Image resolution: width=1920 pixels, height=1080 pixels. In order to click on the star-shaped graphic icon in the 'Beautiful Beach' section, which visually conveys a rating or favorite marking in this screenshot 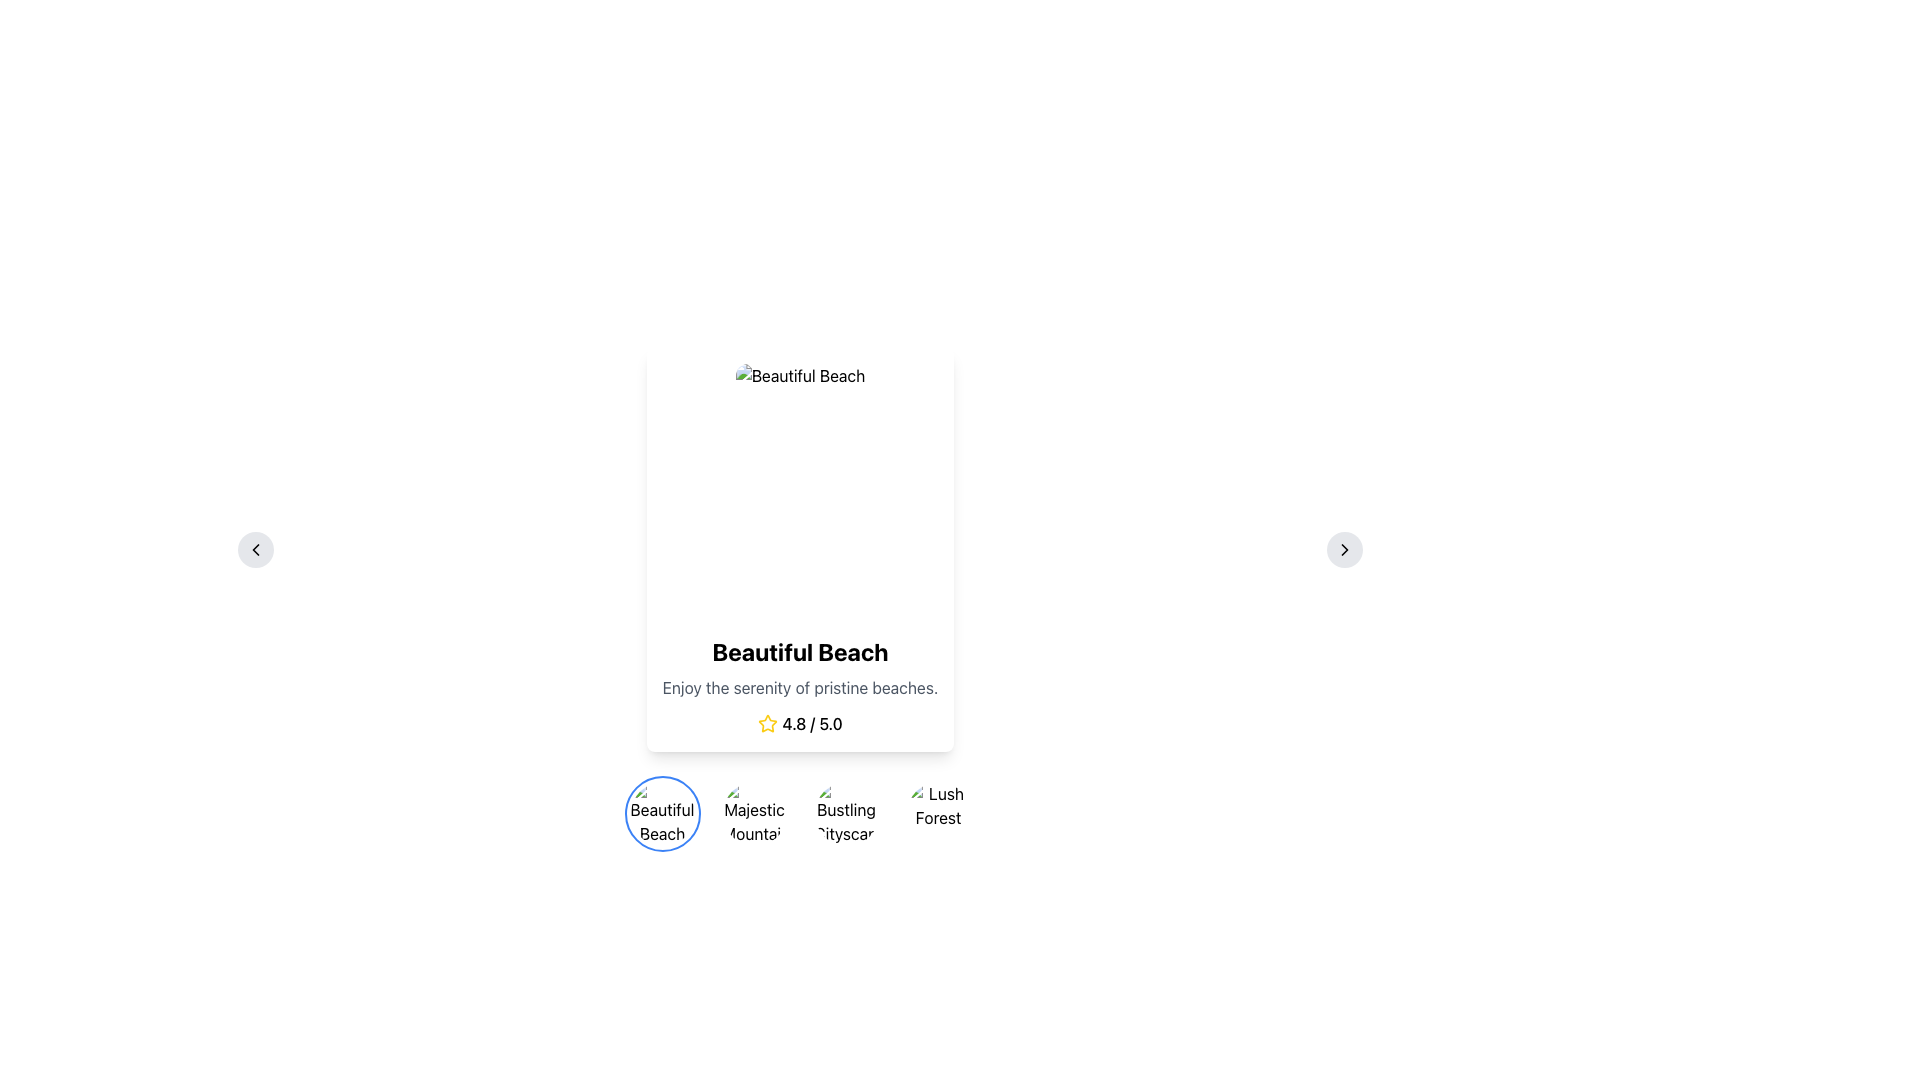, I will do `click(767, 723)`.